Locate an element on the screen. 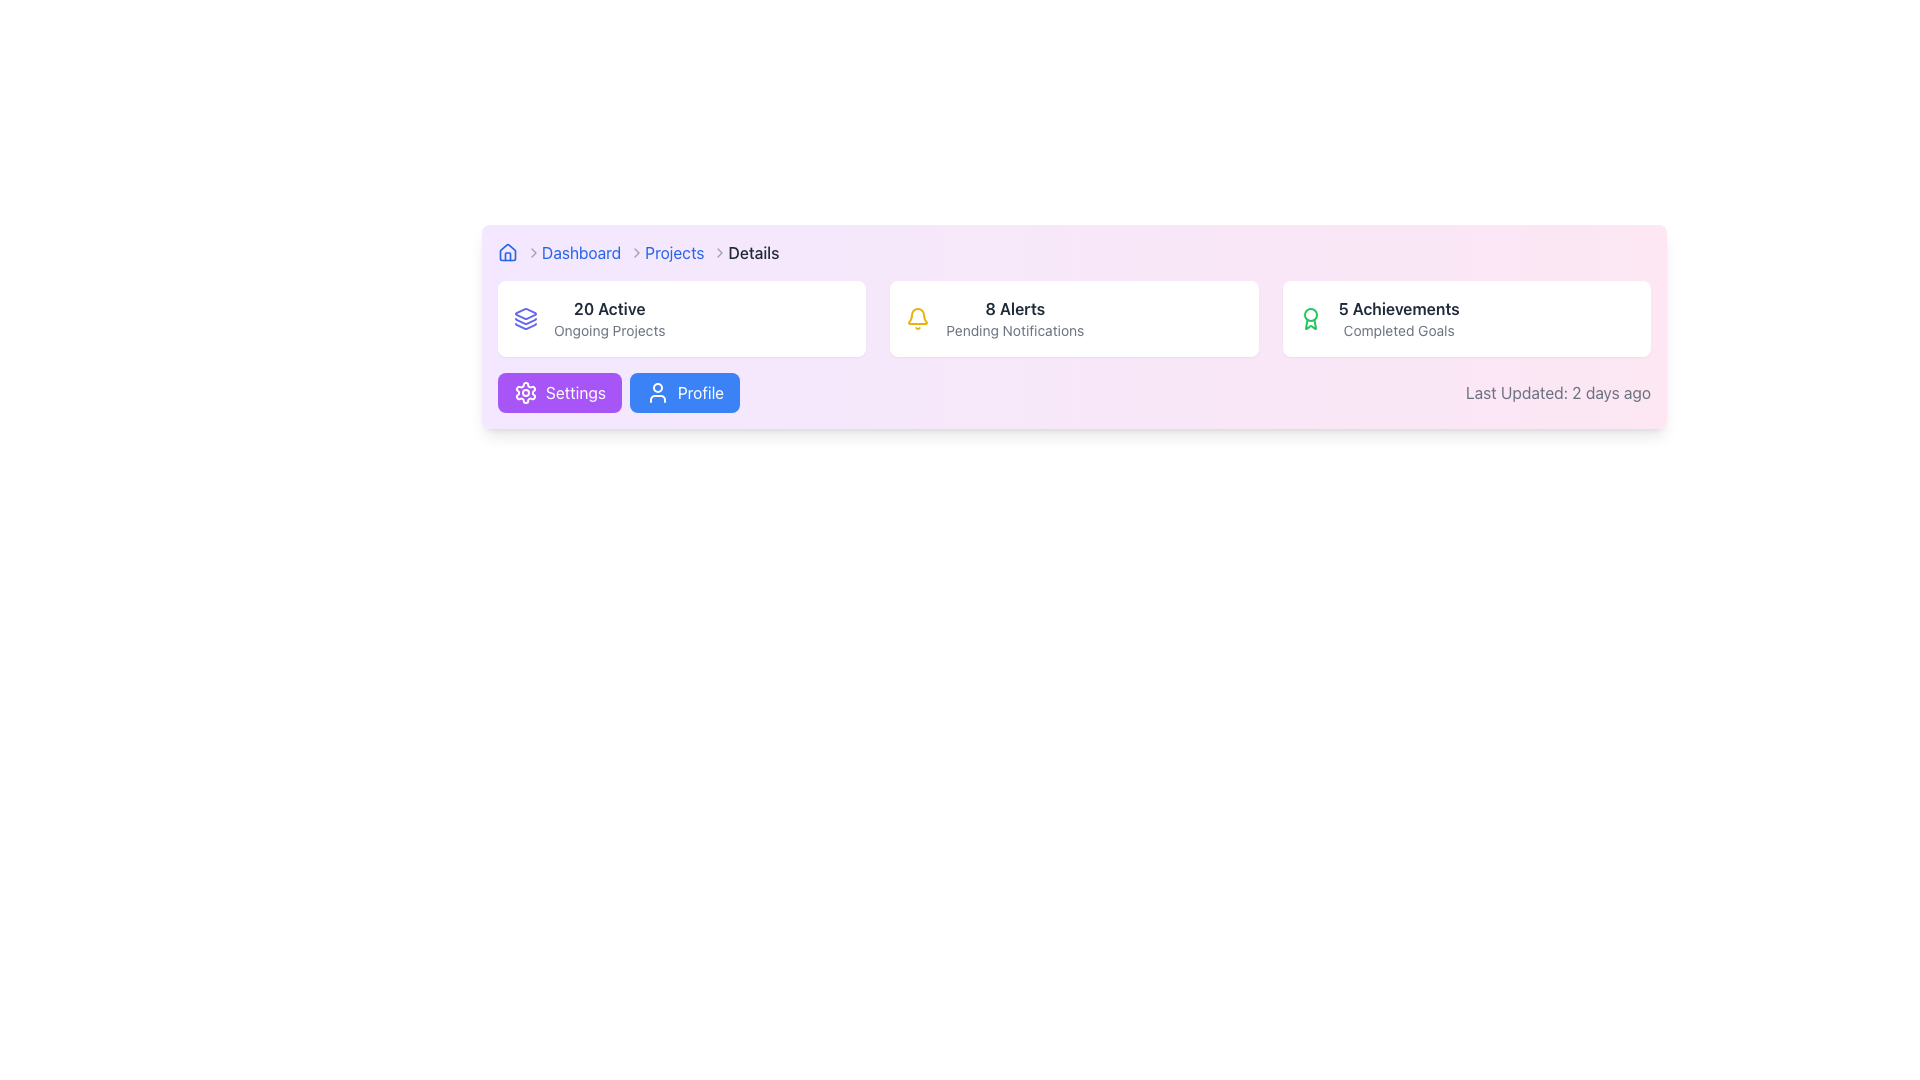 Image resolution: width=1920 pixels, height=1080 pixels. the breadcrumb navigation item that features a blue outlined home icon followed by a gray chevron icon is located at coordinates (519, 252).